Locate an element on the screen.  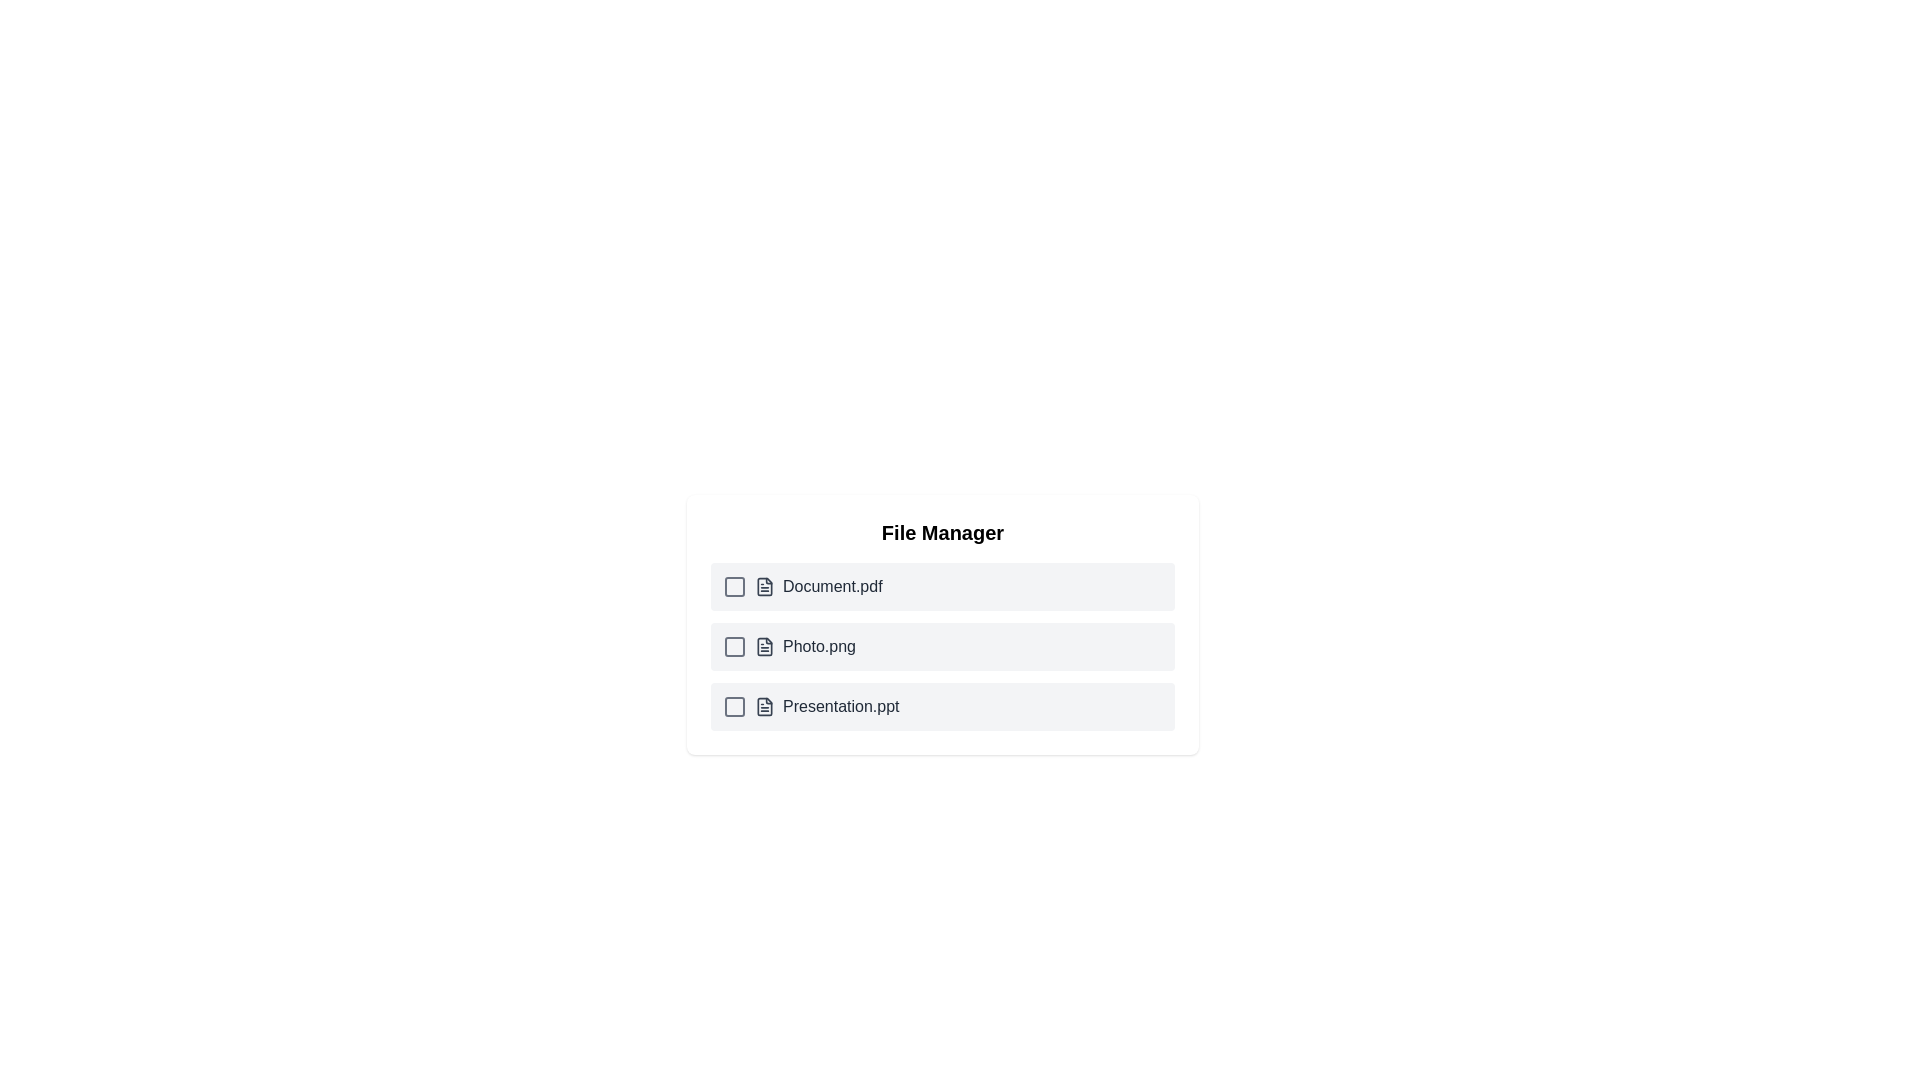
the middle list item labeled 'Photo.png' in the file manager interface is located at coordinates (941, 623).